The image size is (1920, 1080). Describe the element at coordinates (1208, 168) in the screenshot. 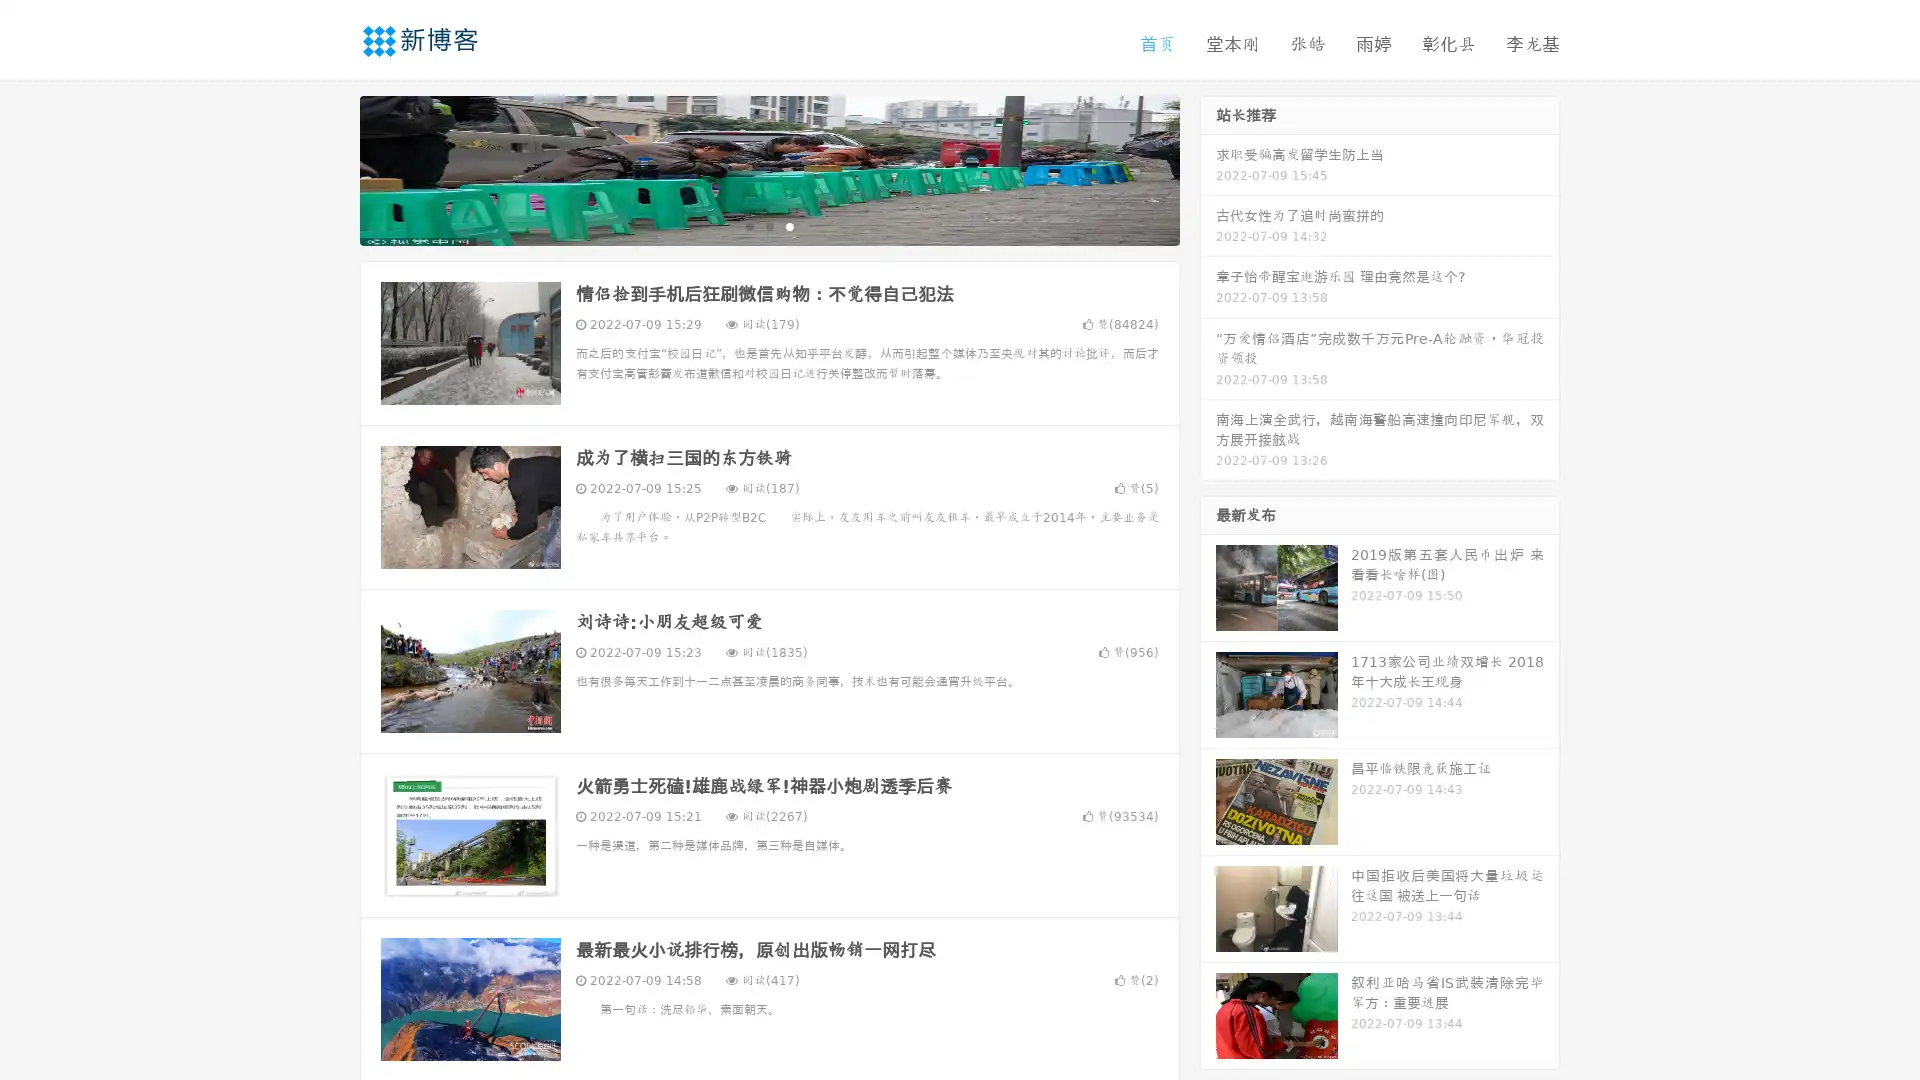

I see `Next slide` at that location.